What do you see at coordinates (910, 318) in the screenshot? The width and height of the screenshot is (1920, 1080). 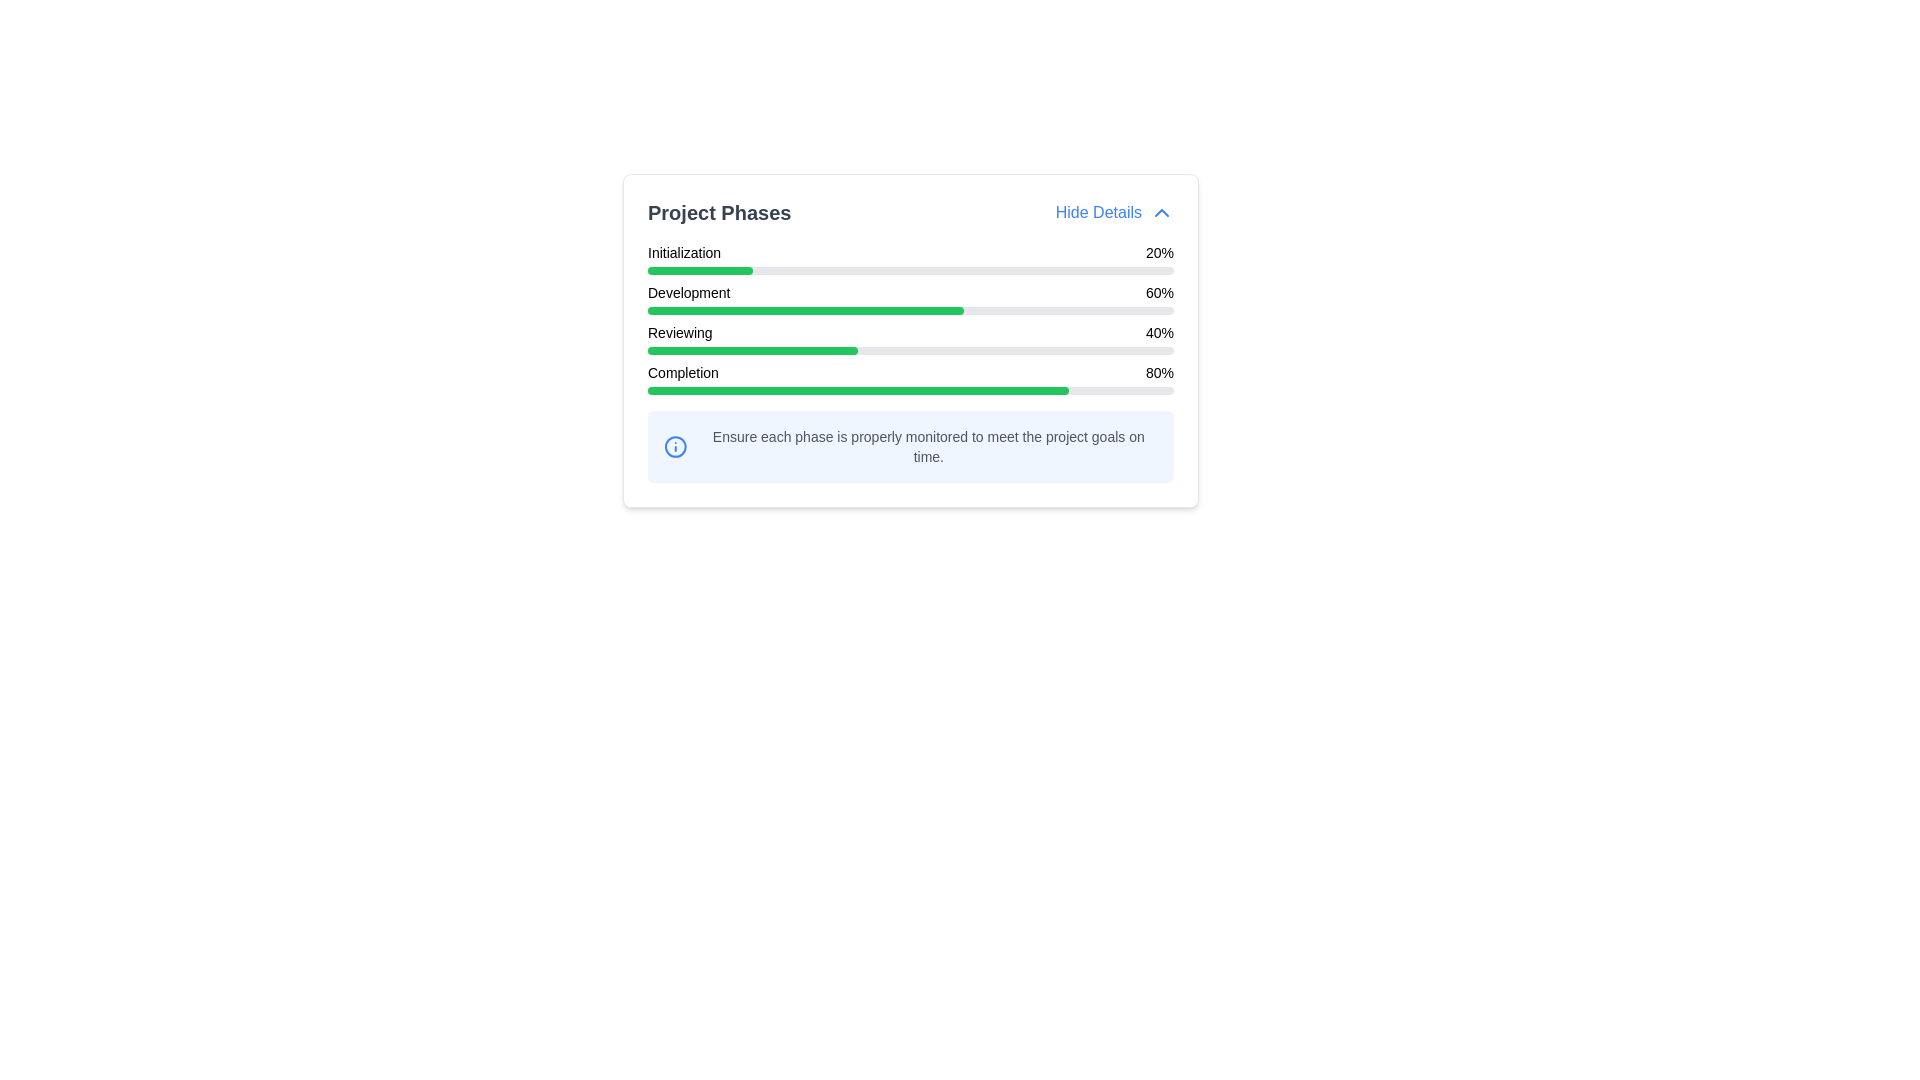 I see `the second progress bar in the vertical list of labeled progress bars under the 'Project Phases' header` at bounding box center [910, 318].